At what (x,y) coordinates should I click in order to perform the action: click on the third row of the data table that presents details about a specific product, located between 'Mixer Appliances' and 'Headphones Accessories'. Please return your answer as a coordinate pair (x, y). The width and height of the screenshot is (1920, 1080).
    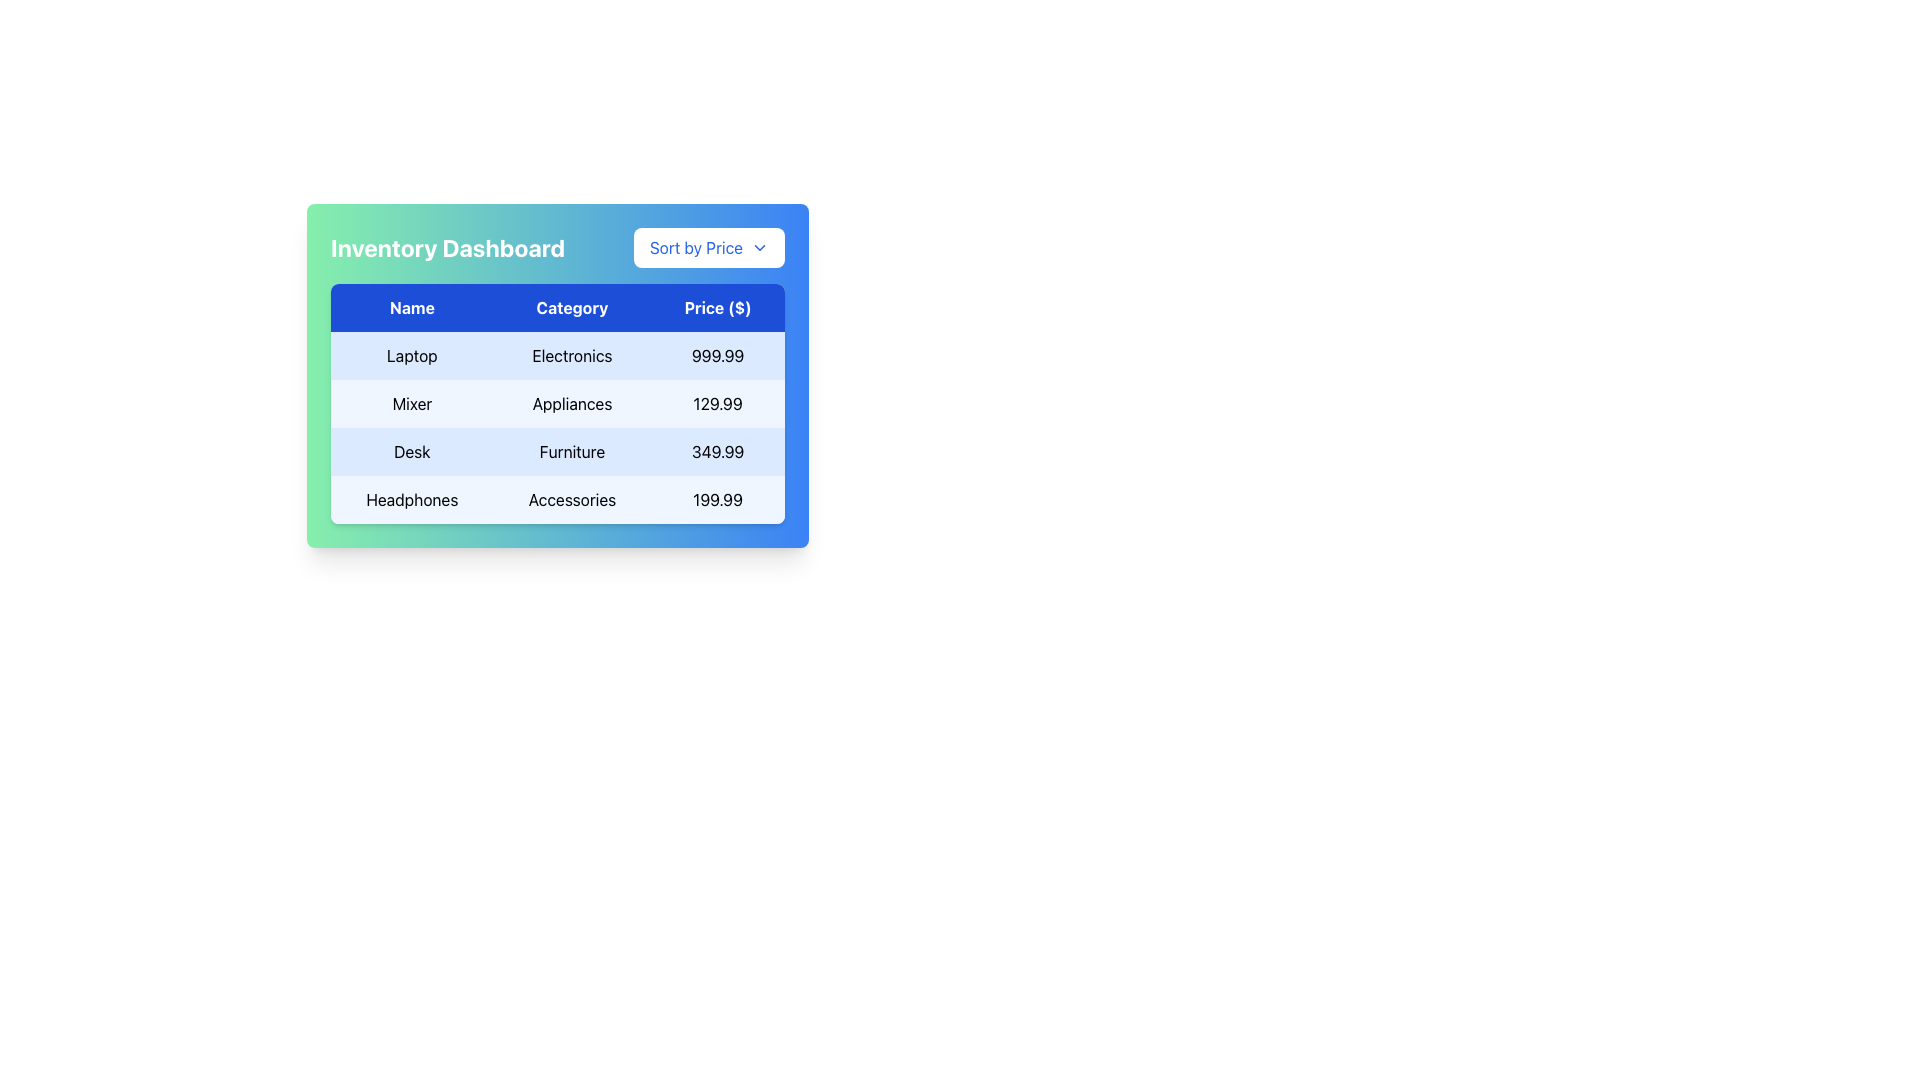
    Looking at the image, I should click on (557, 451).